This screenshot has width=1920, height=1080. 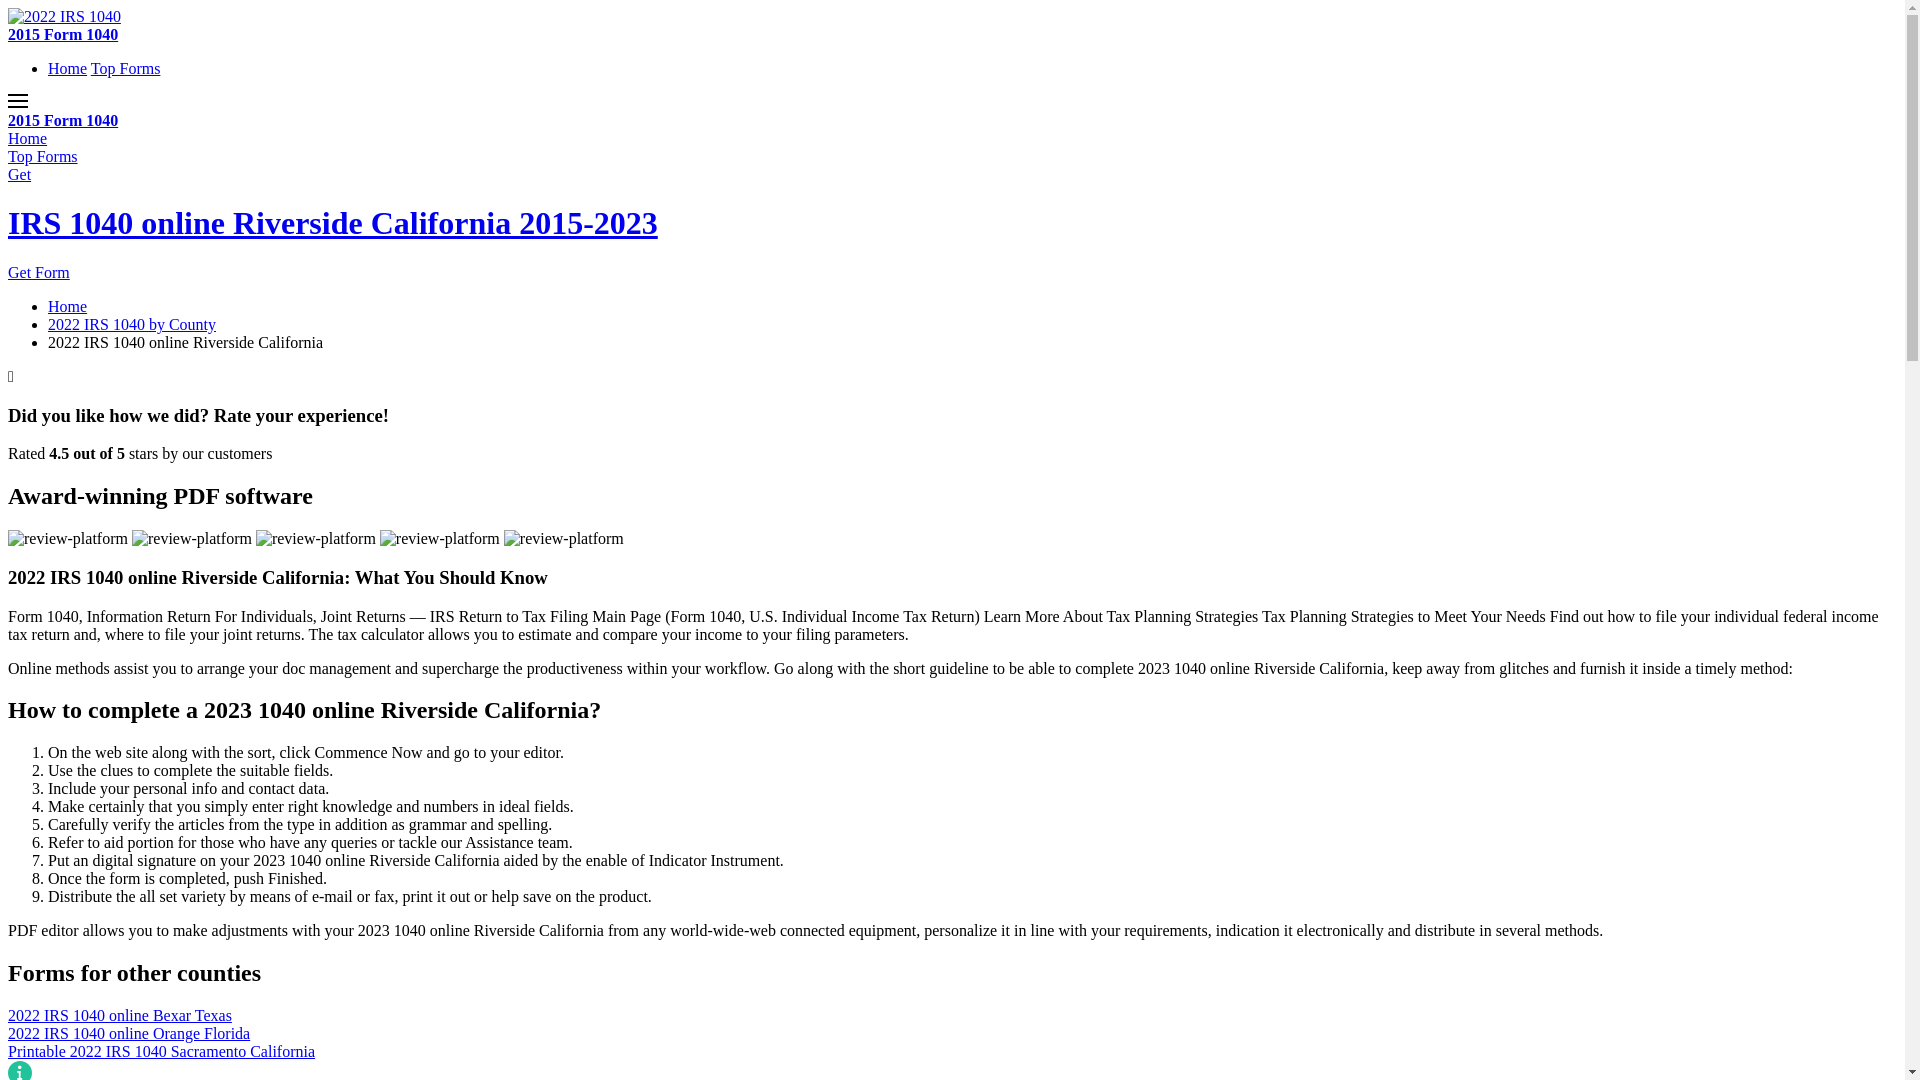 I want to click on '2022 IRS 1040 by County', so click(x=131, y=323).